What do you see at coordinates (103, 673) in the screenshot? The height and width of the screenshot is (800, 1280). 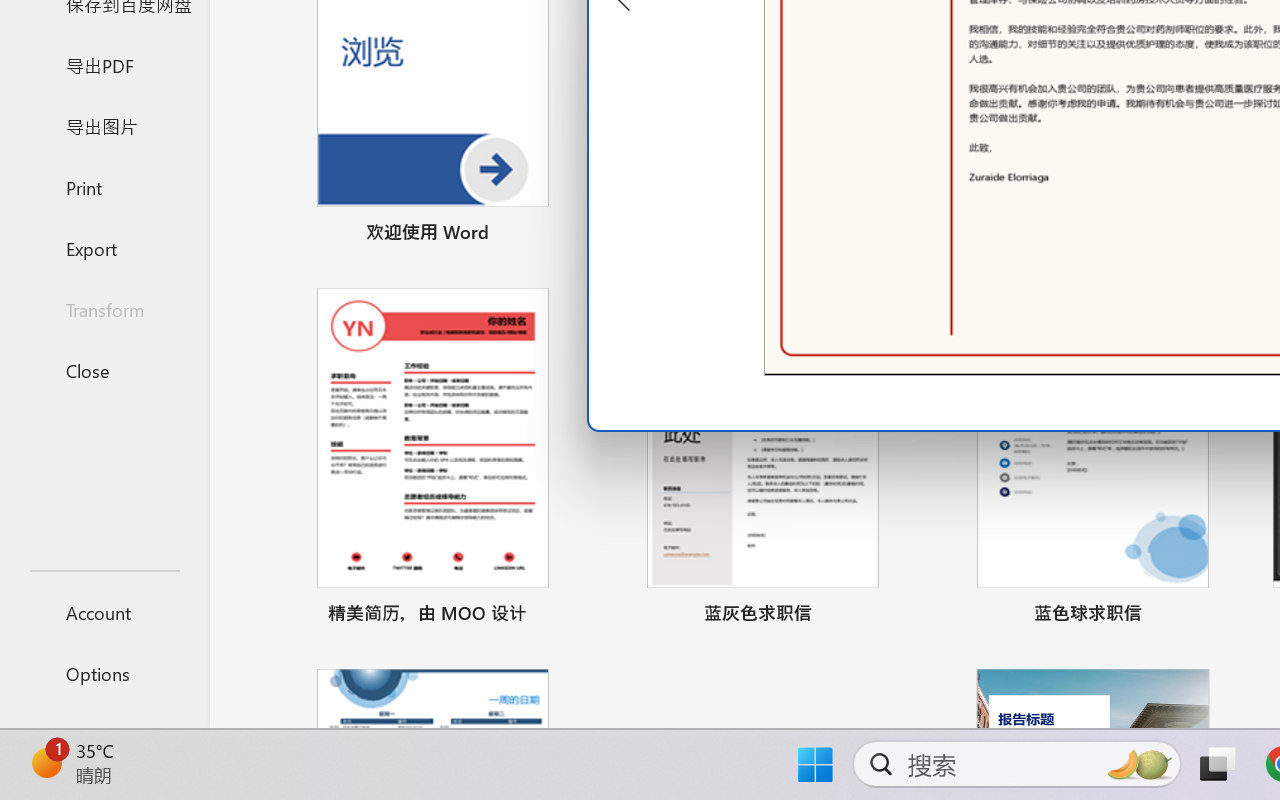 I see `'Options'` at bounding box center [103, 673].